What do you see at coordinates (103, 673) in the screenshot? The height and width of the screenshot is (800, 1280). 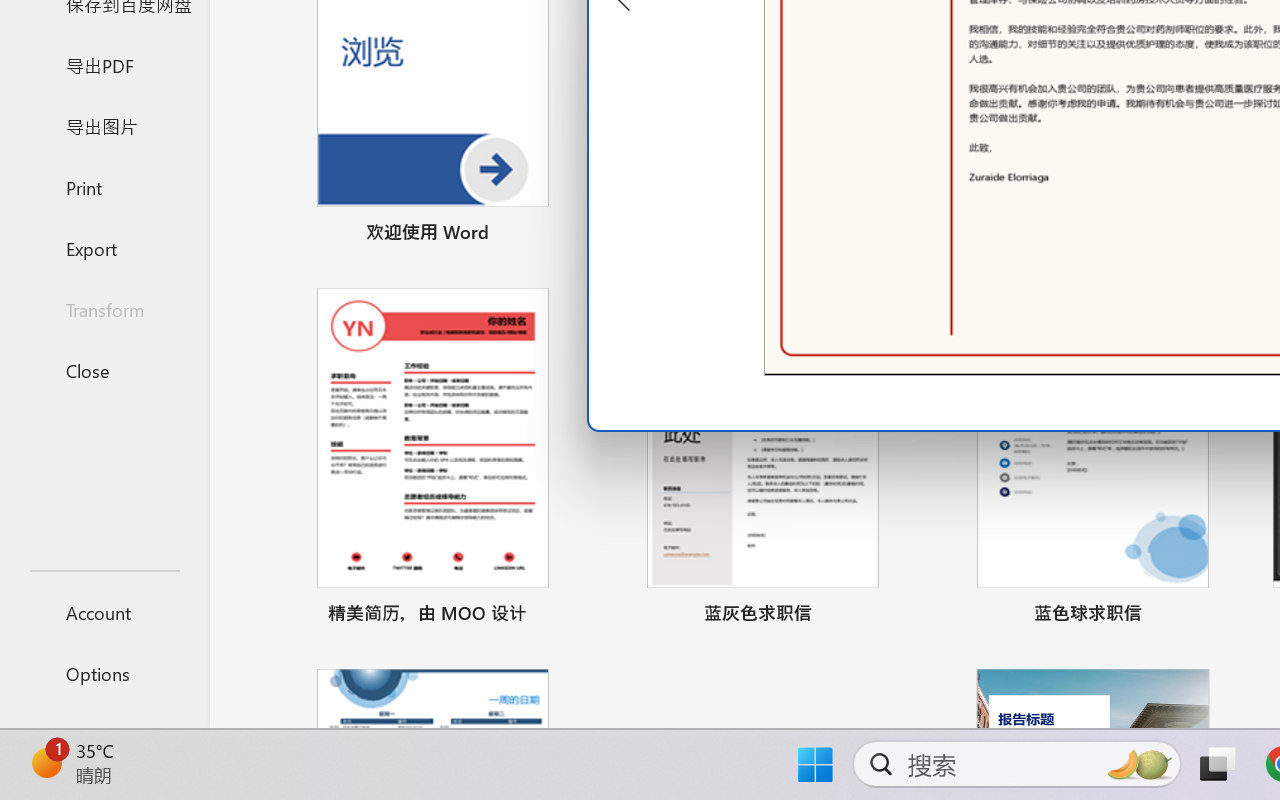 I see `'Options'` at bounding box center [103, 673].